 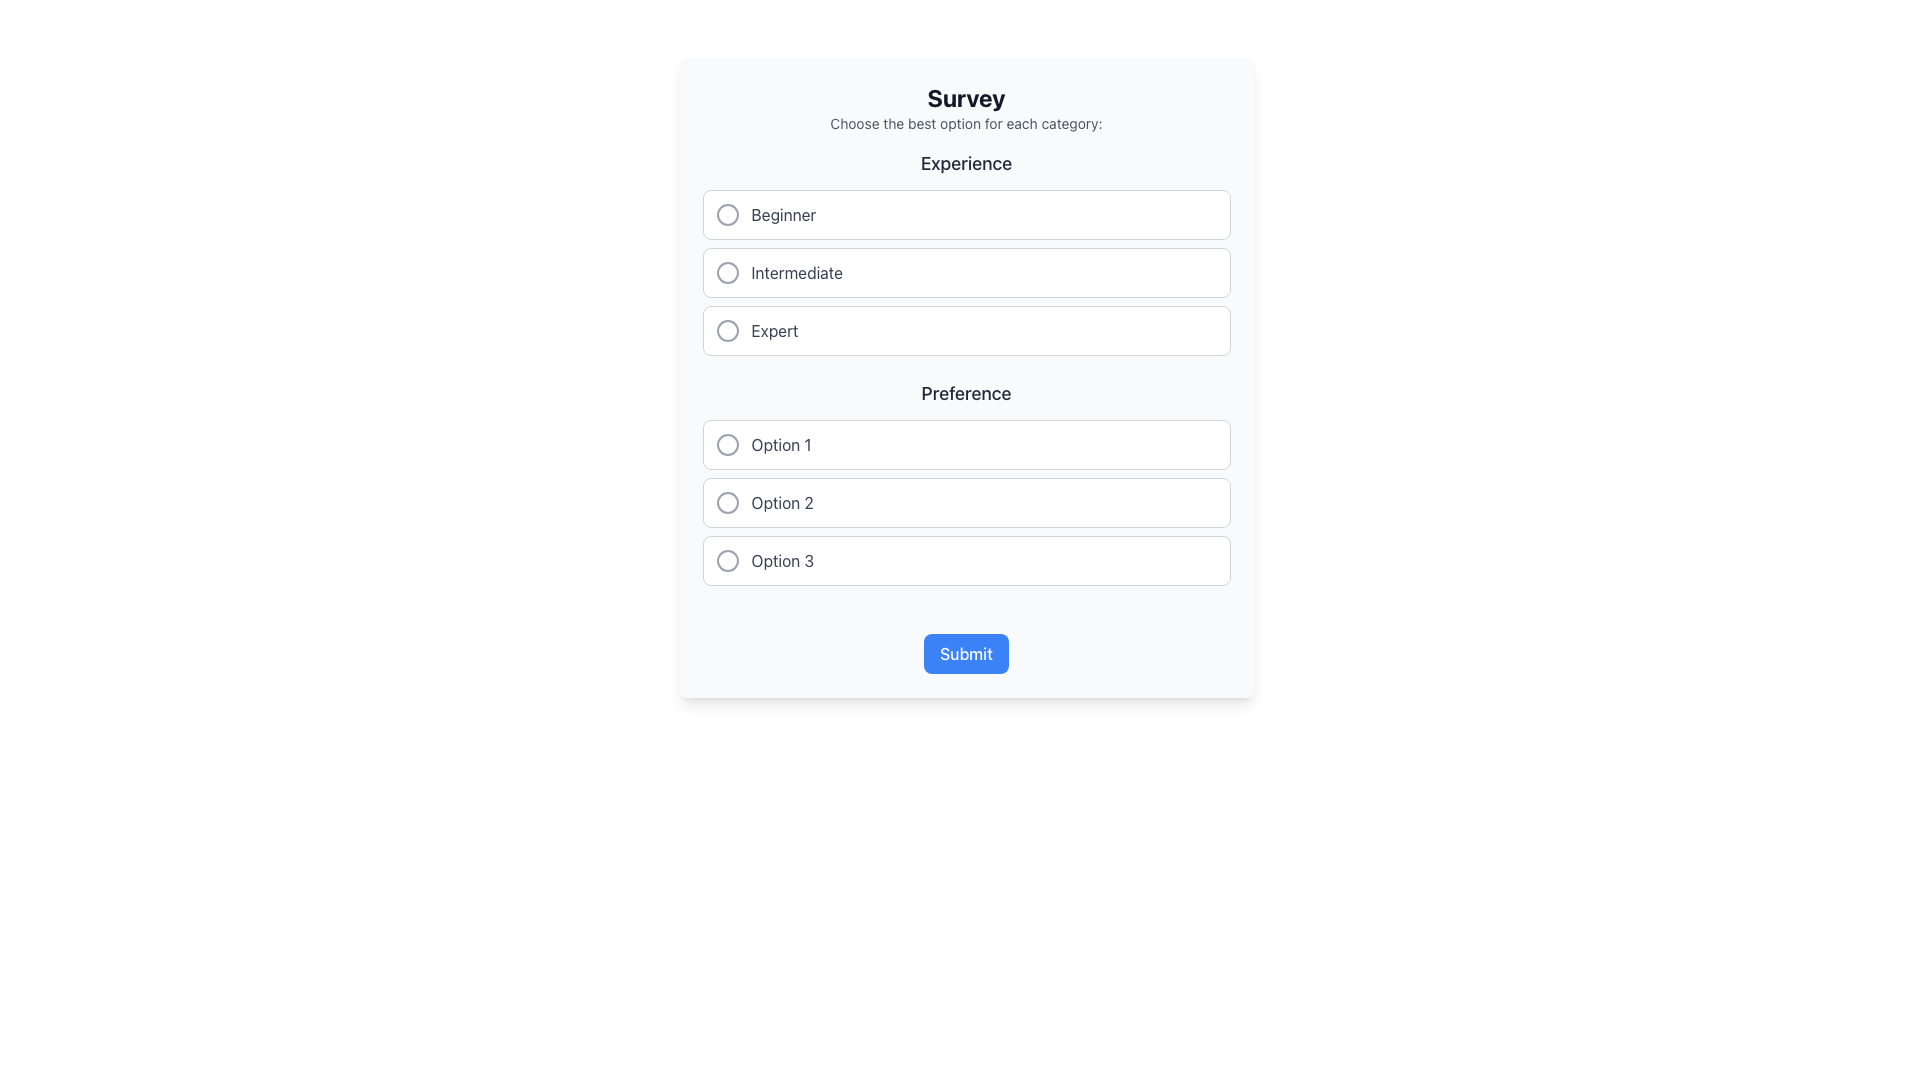 I want to click on the 'Beginner' radio button, so click(x=726, y=215).